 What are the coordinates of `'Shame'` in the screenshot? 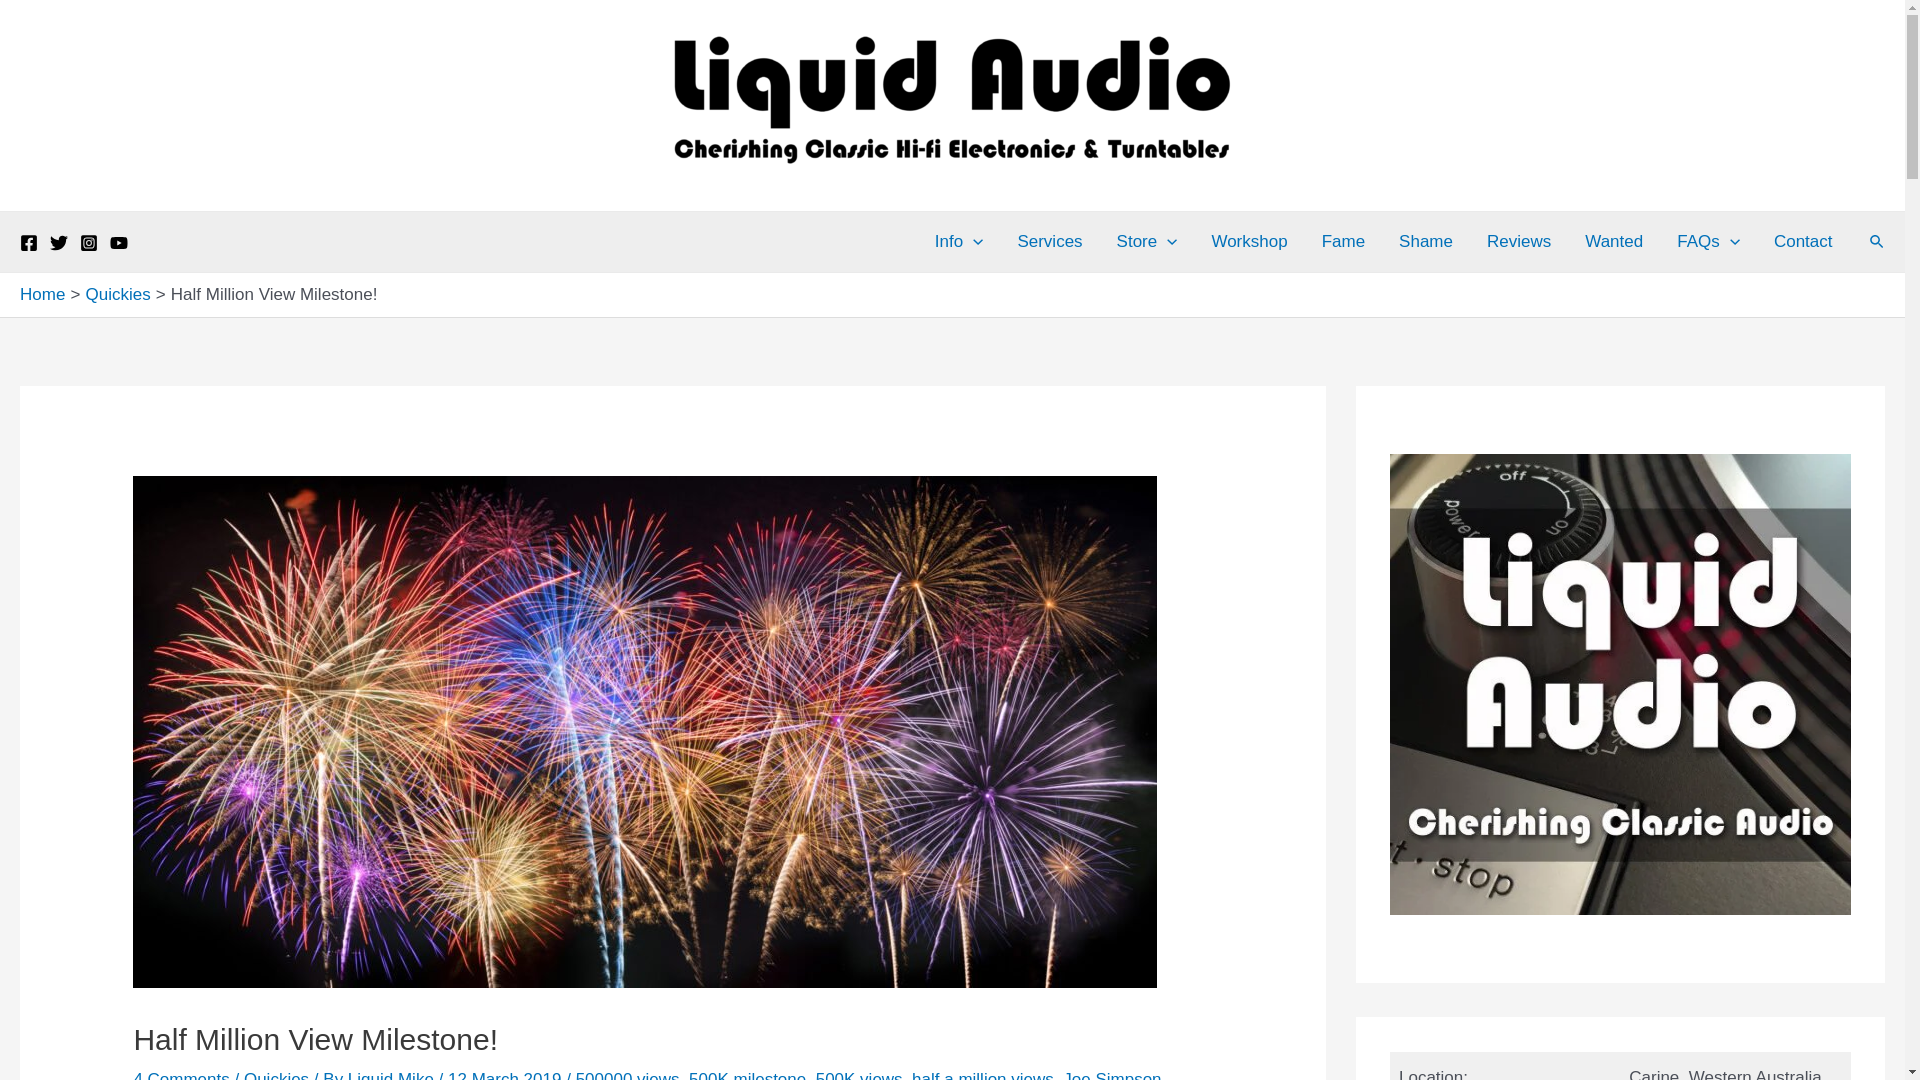 It's located at (1424, 241).